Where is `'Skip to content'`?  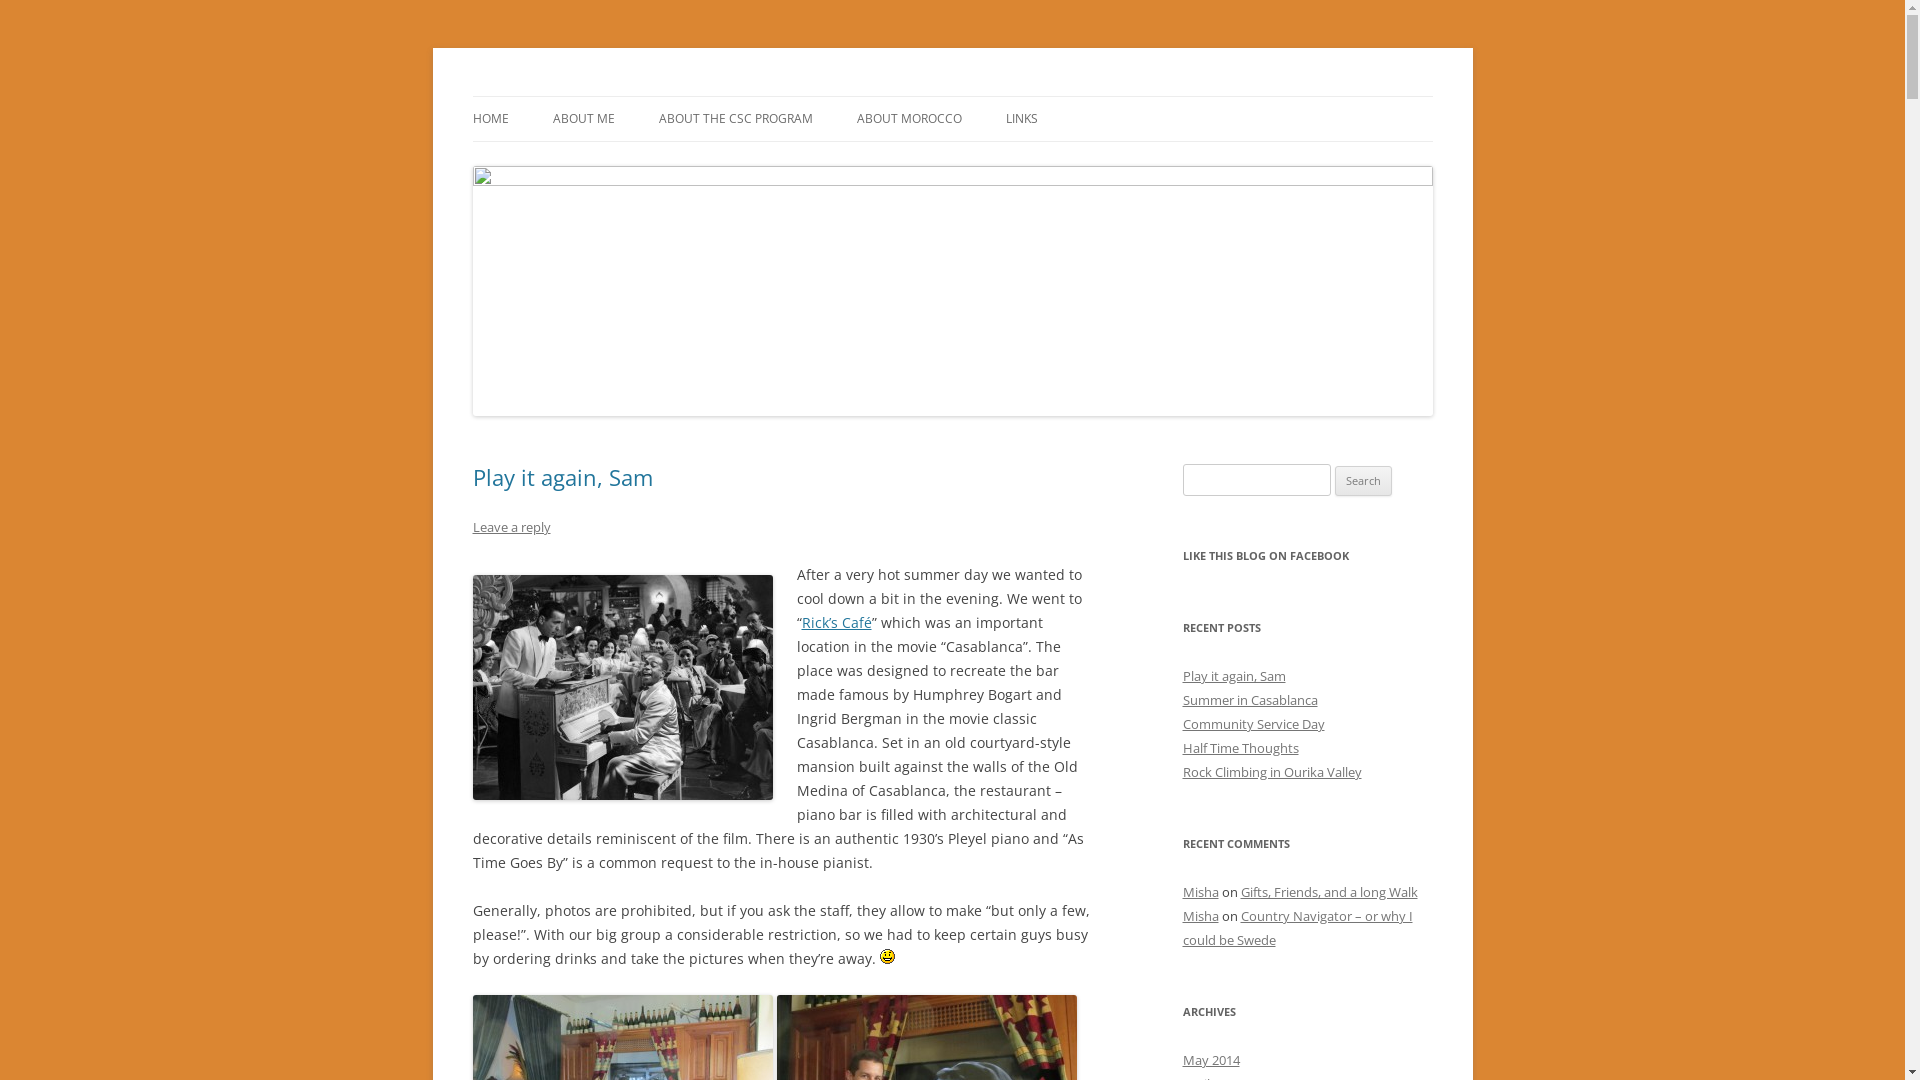 'Skip to content' is located at coordinates (1002, 103).